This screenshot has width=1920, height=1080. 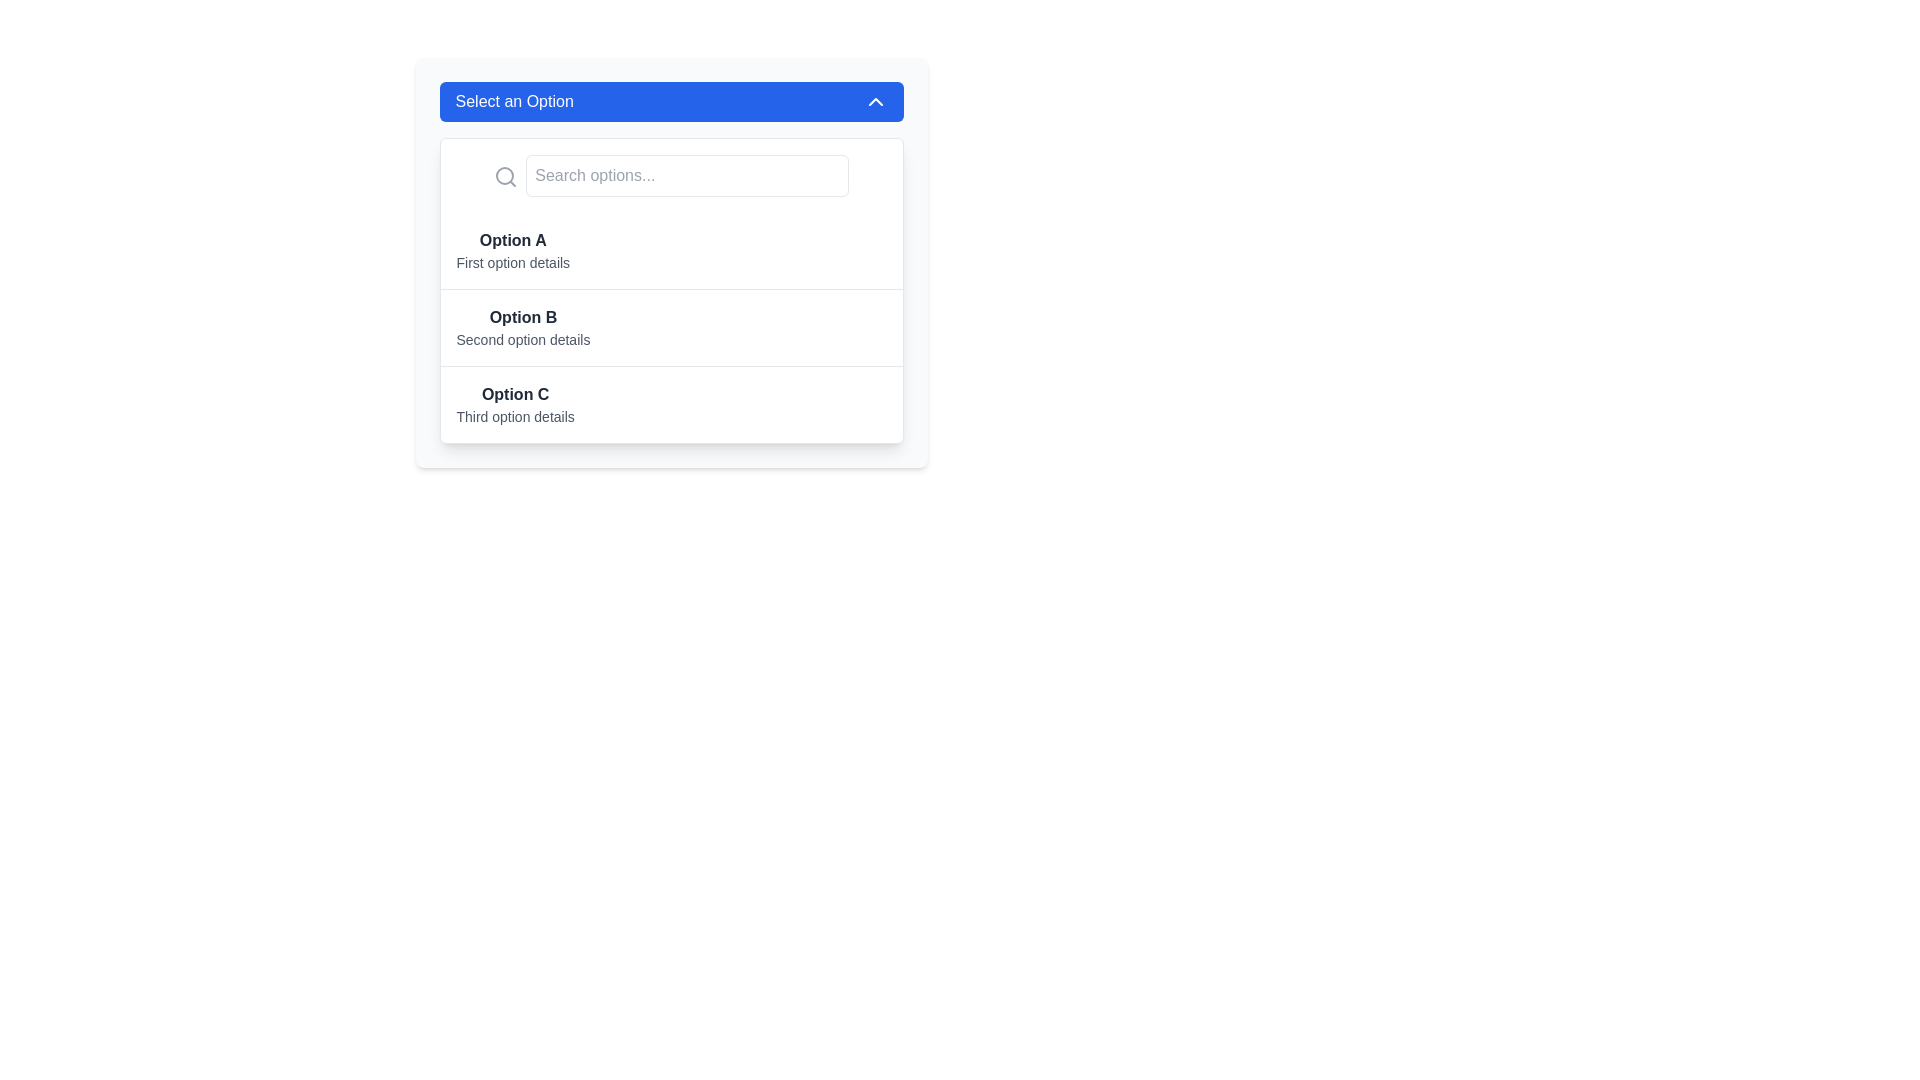 What do you see at coordinates (513, 261) in the screenshot?
I see `information displayed in the text label that shows 'First option details', which is positioned beneath the bold title 'Option A'` at bounding box center [513, 261].